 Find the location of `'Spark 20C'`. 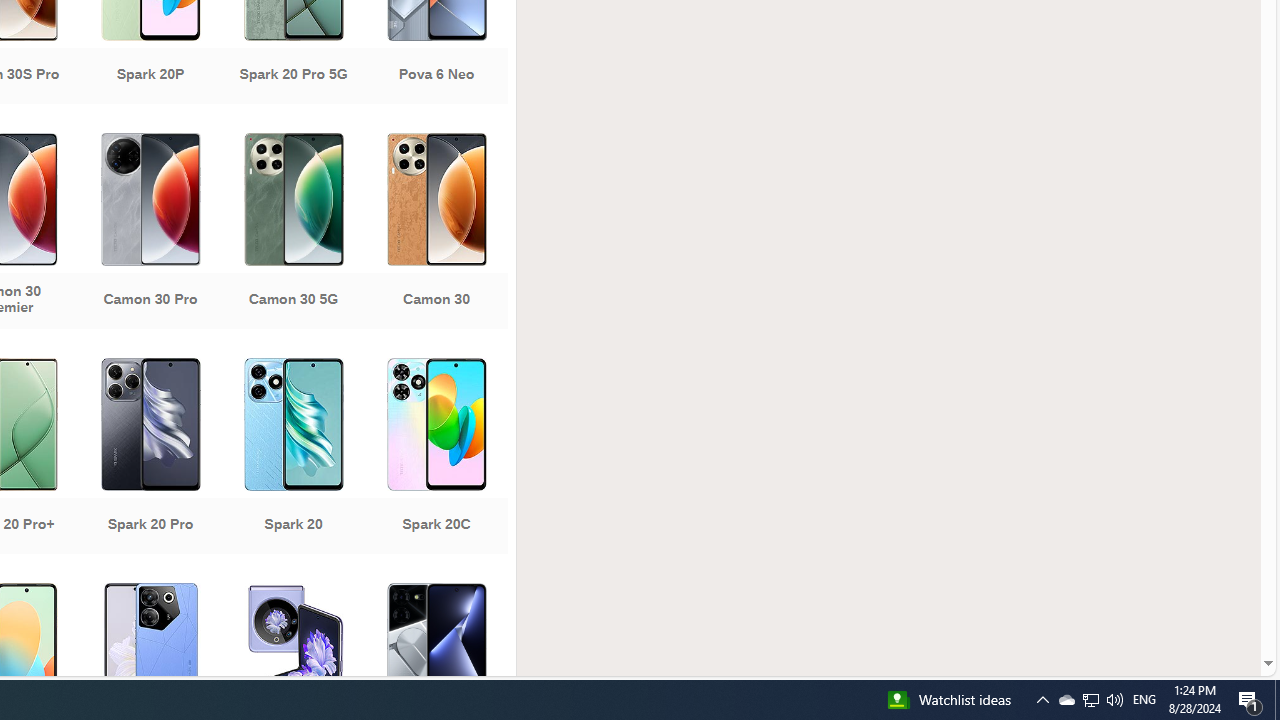

'Spark 20C' is located at coordinates (435, 458).